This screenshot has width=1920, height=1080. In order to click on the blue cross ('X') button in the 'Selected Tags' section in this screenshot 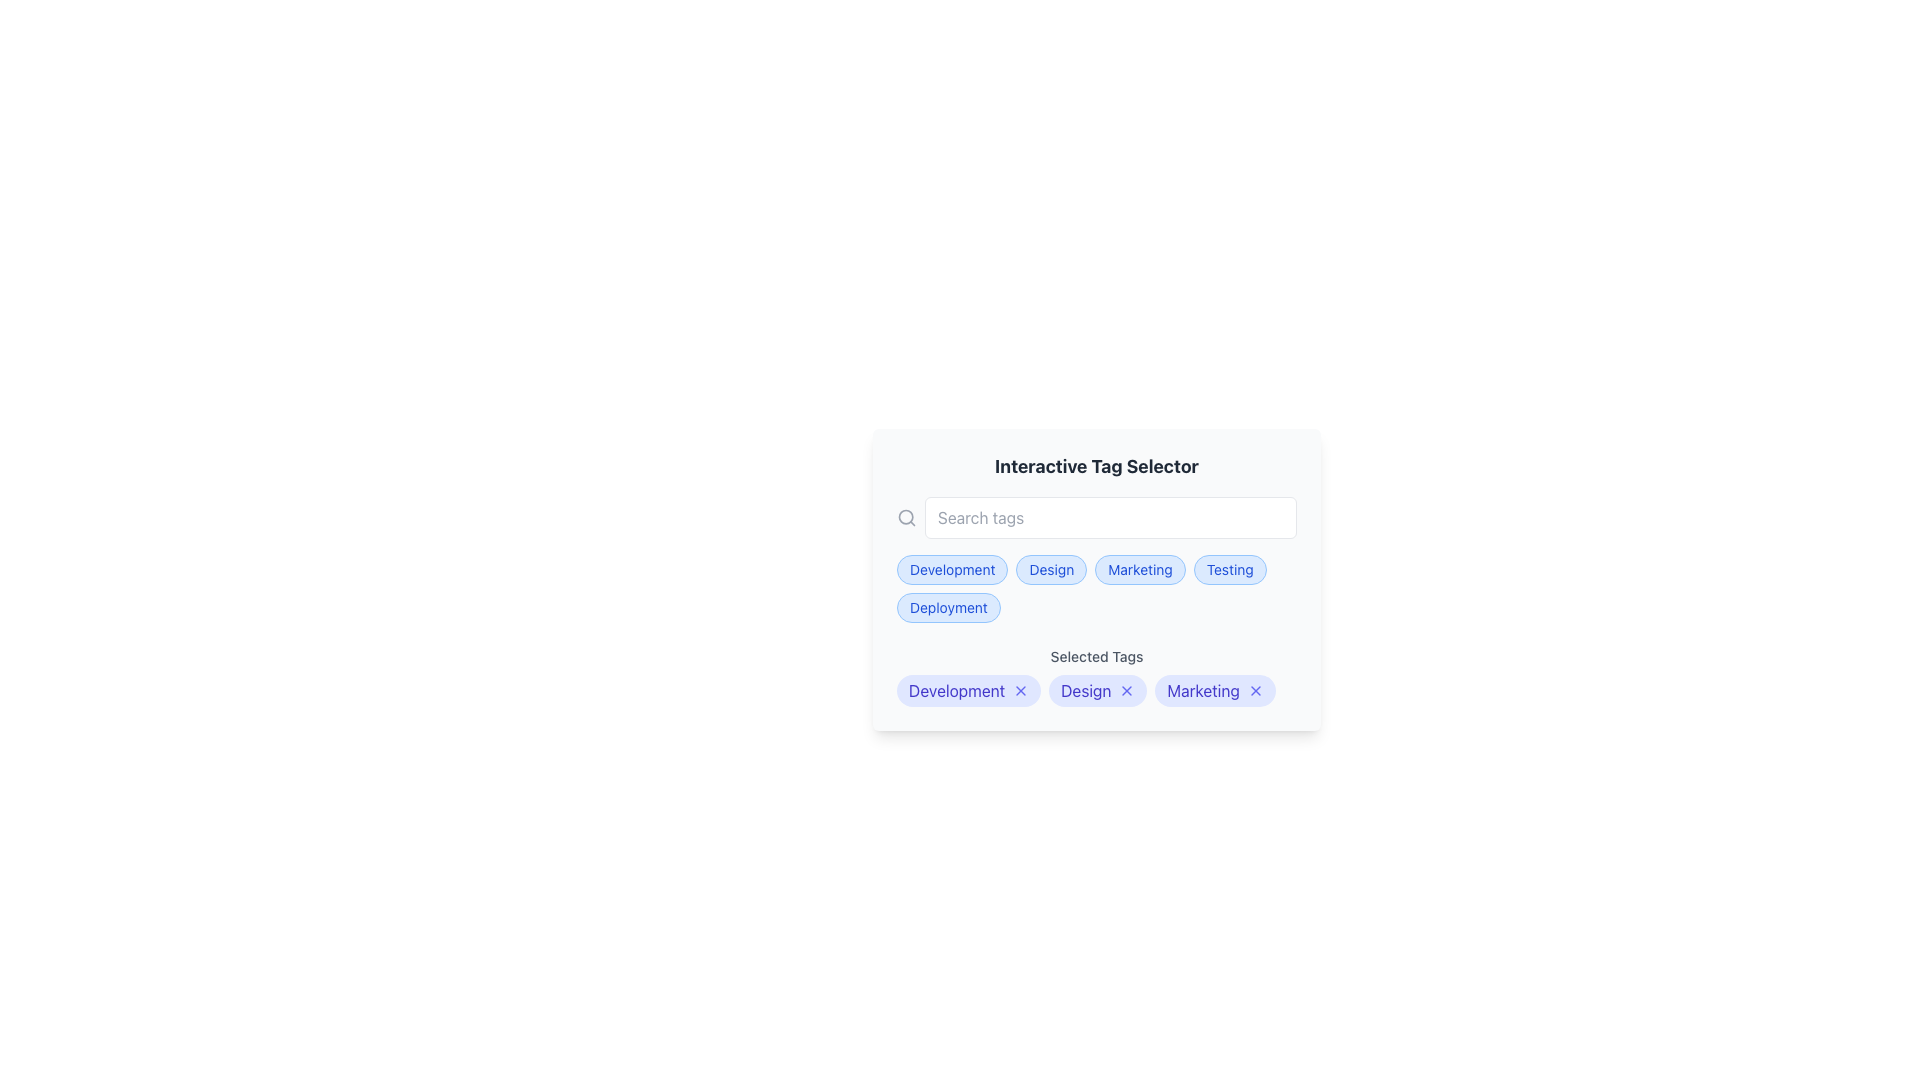, I will do `click(1254, 689)`.